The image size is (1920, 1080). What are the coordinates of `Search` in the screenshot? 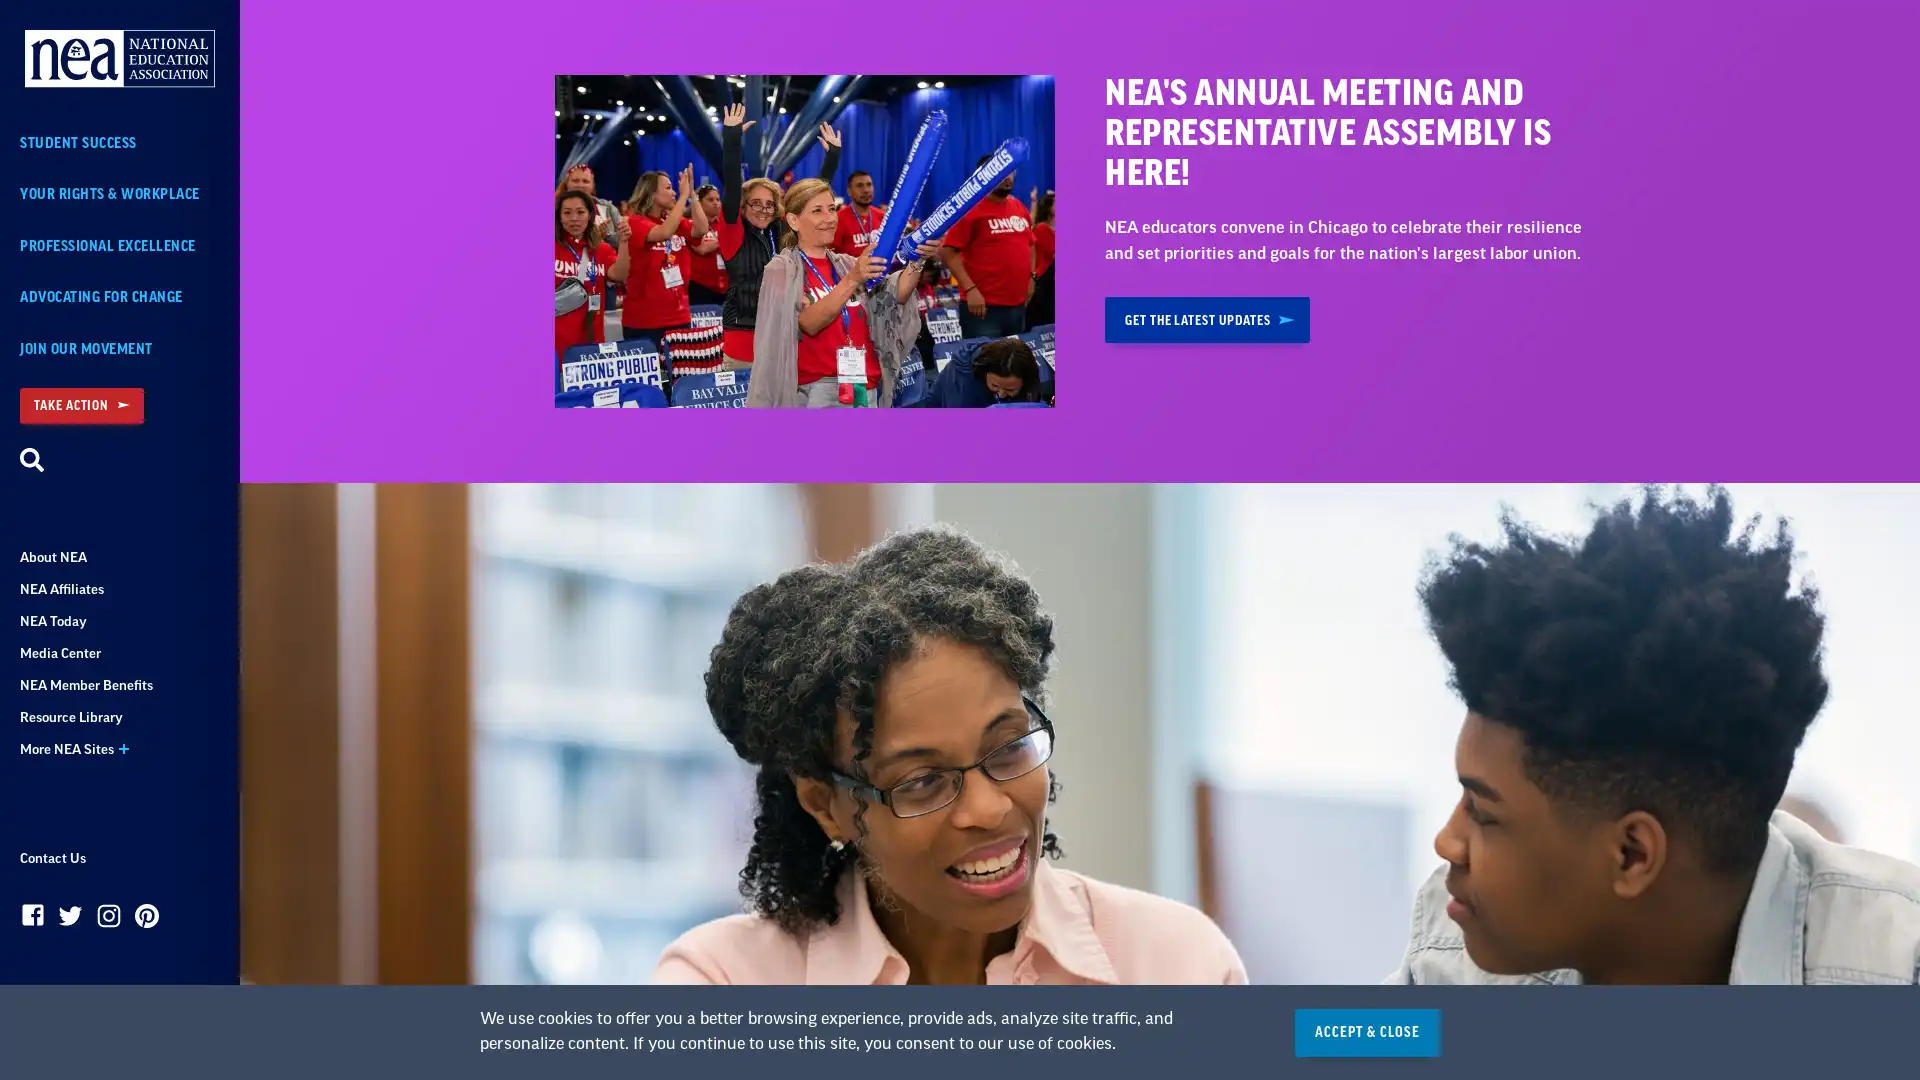 It's located at (32, 461).